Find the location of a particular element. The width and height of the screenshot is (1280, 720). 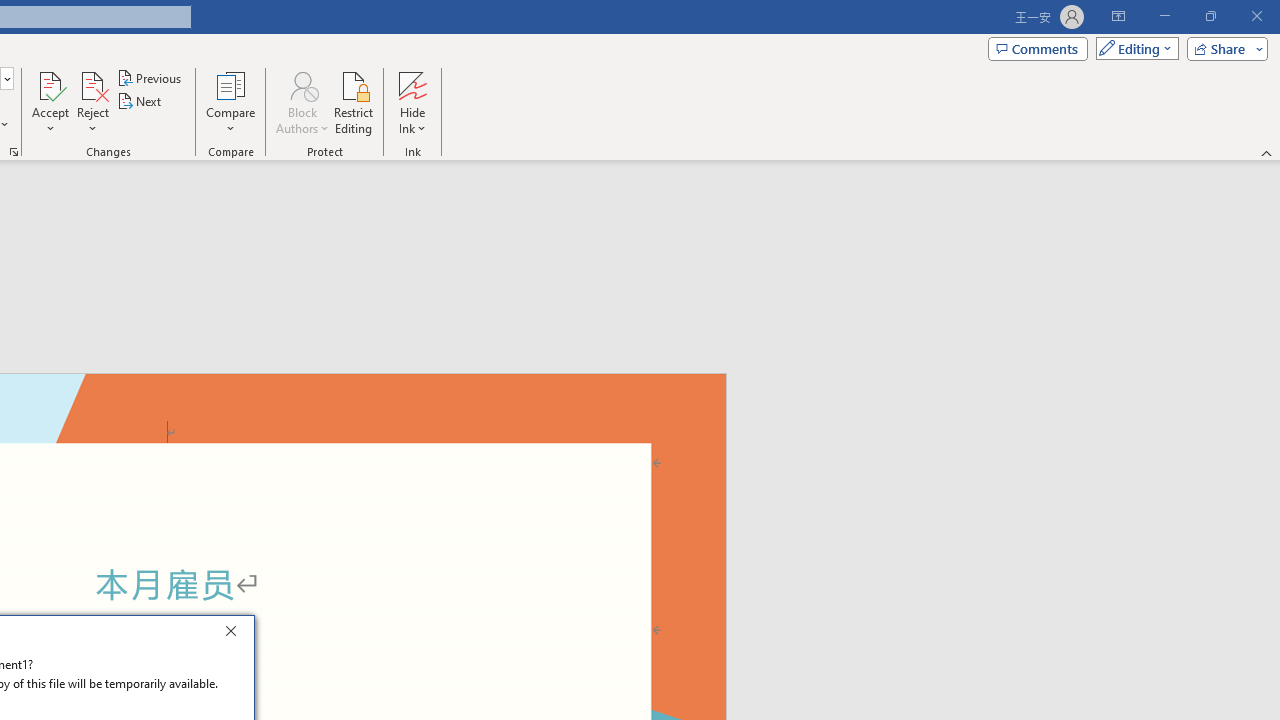

'Compare' is located at coordinates (231, 103).